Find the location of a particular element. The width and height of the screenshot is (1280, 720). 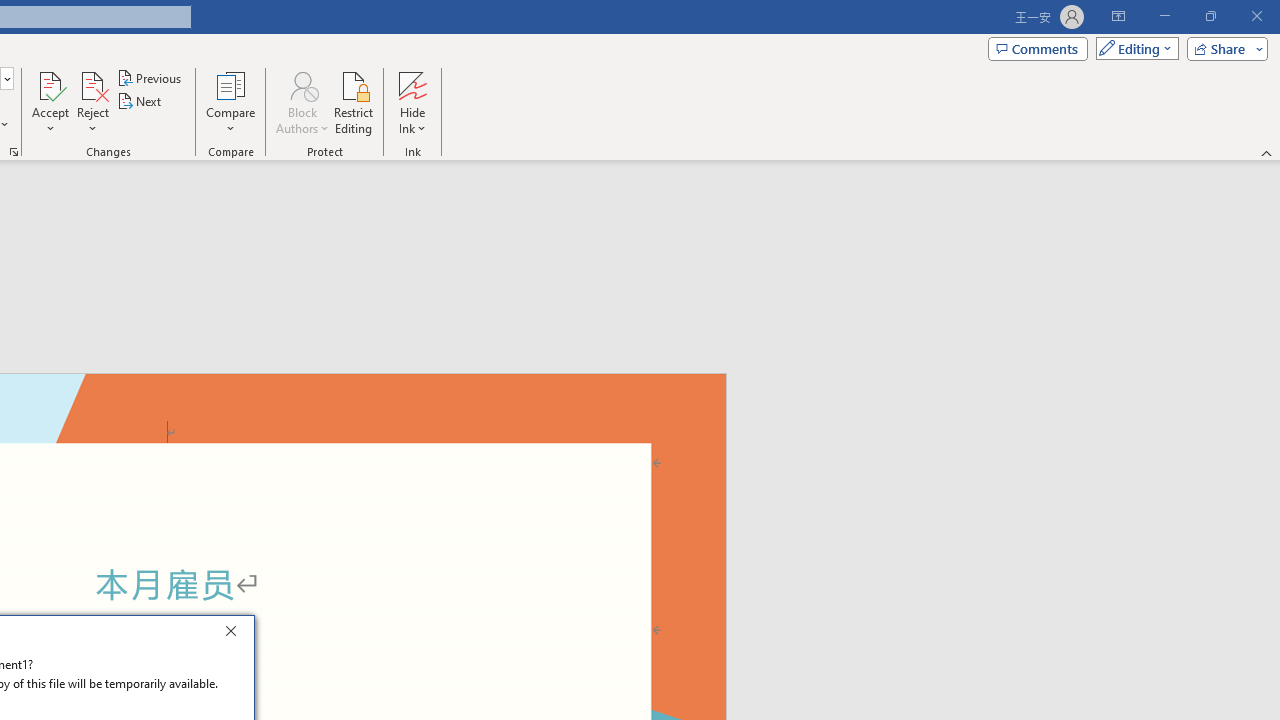

'Compare' is located at coordinates (231, 103).